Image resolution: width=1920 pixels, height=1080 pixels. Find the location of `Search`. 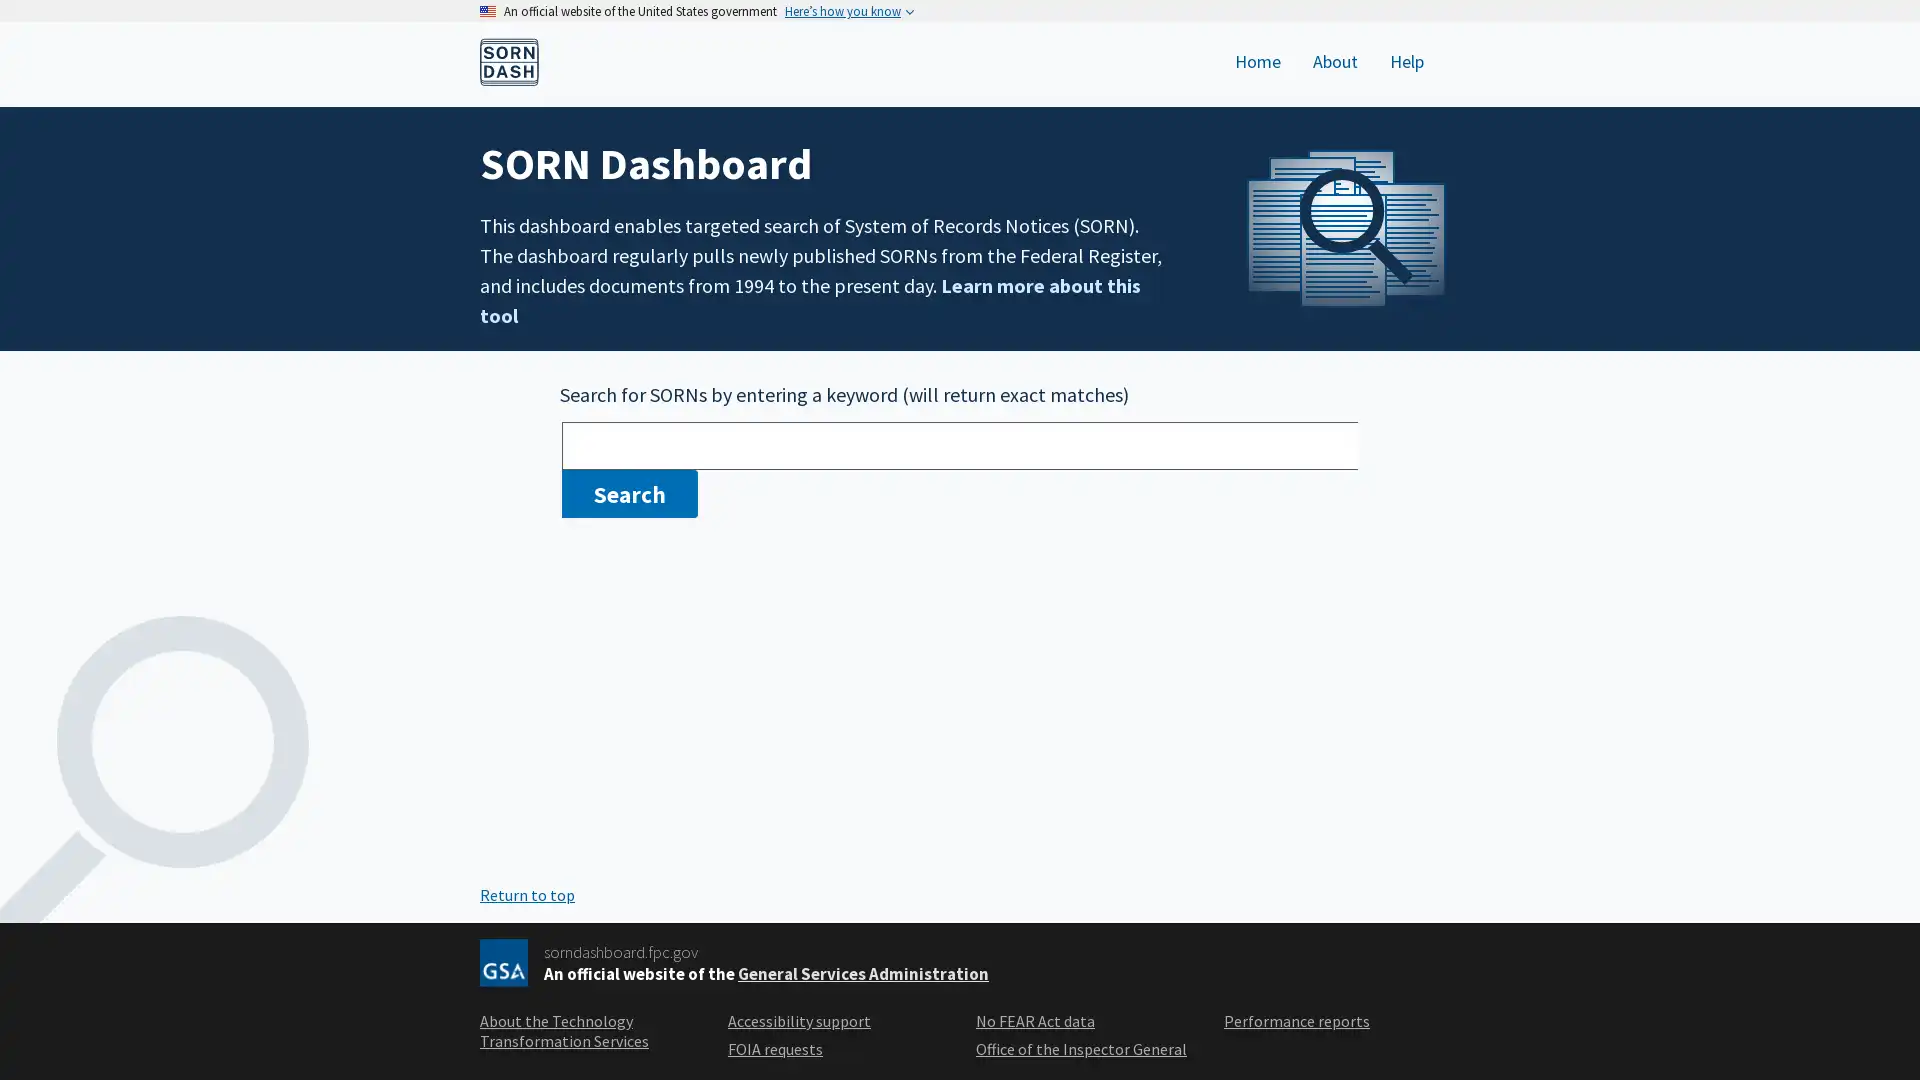

Search is located at coordinates (627, 493).